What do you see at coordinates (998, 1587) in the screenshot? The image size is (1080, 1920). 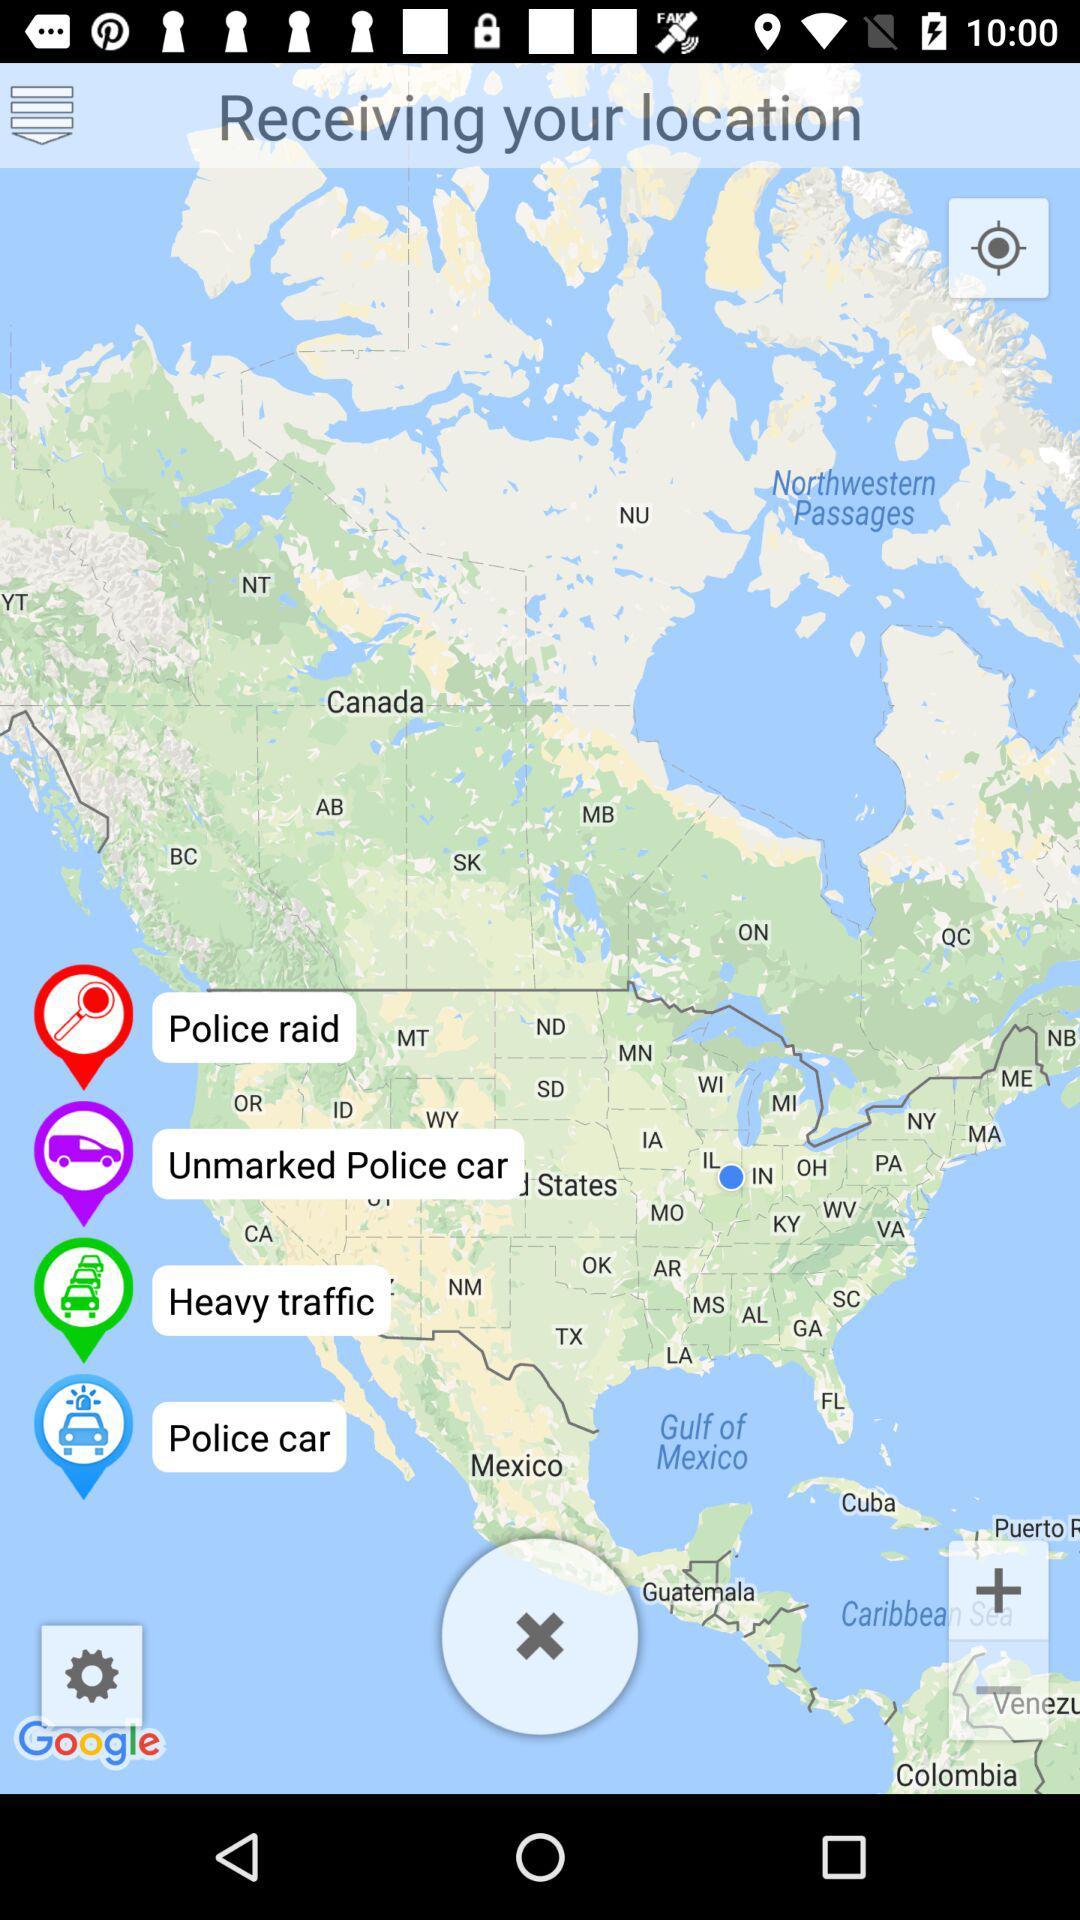 I see `the add icon` at bounding box center [998, 1587].